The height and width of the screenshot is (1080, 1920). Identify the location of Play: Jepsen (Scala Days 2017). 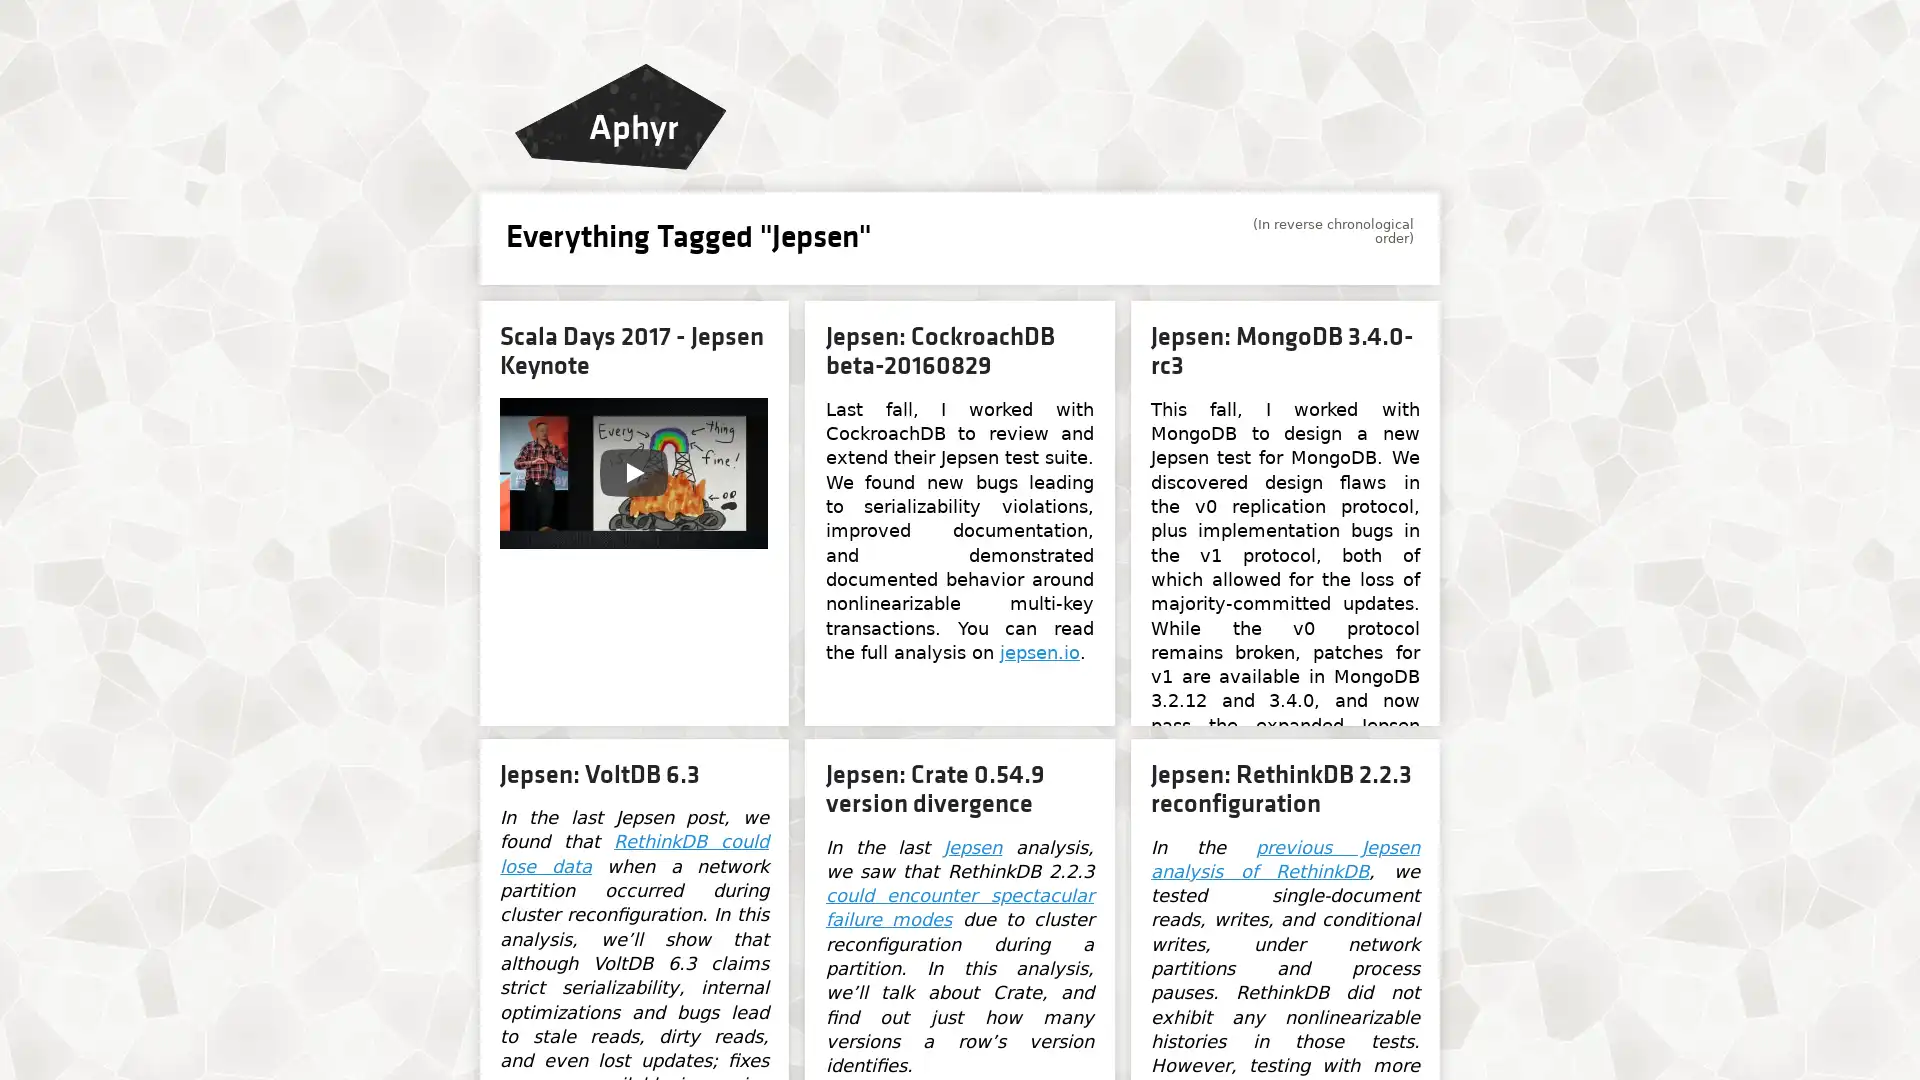
(632, 473).